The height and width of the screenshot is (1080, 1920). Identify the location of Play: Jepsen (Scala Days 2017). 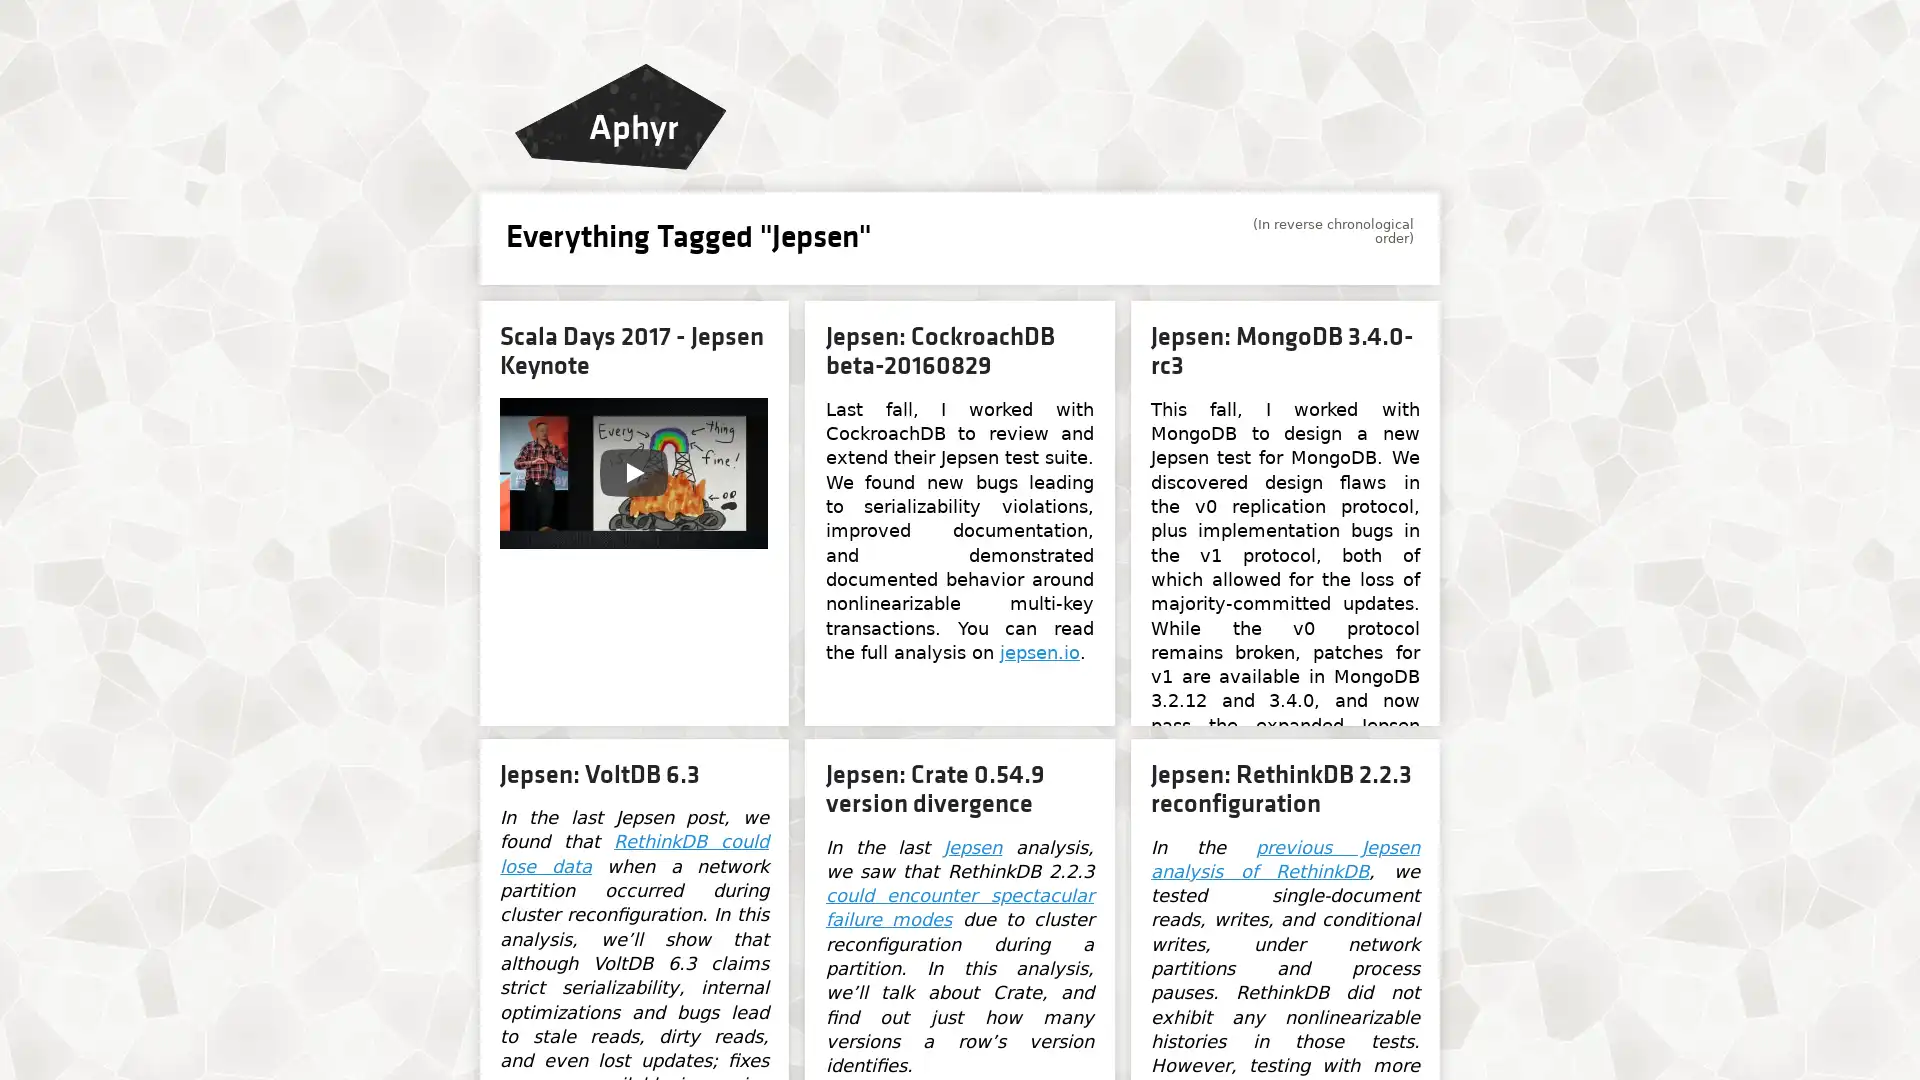
(632, 473).